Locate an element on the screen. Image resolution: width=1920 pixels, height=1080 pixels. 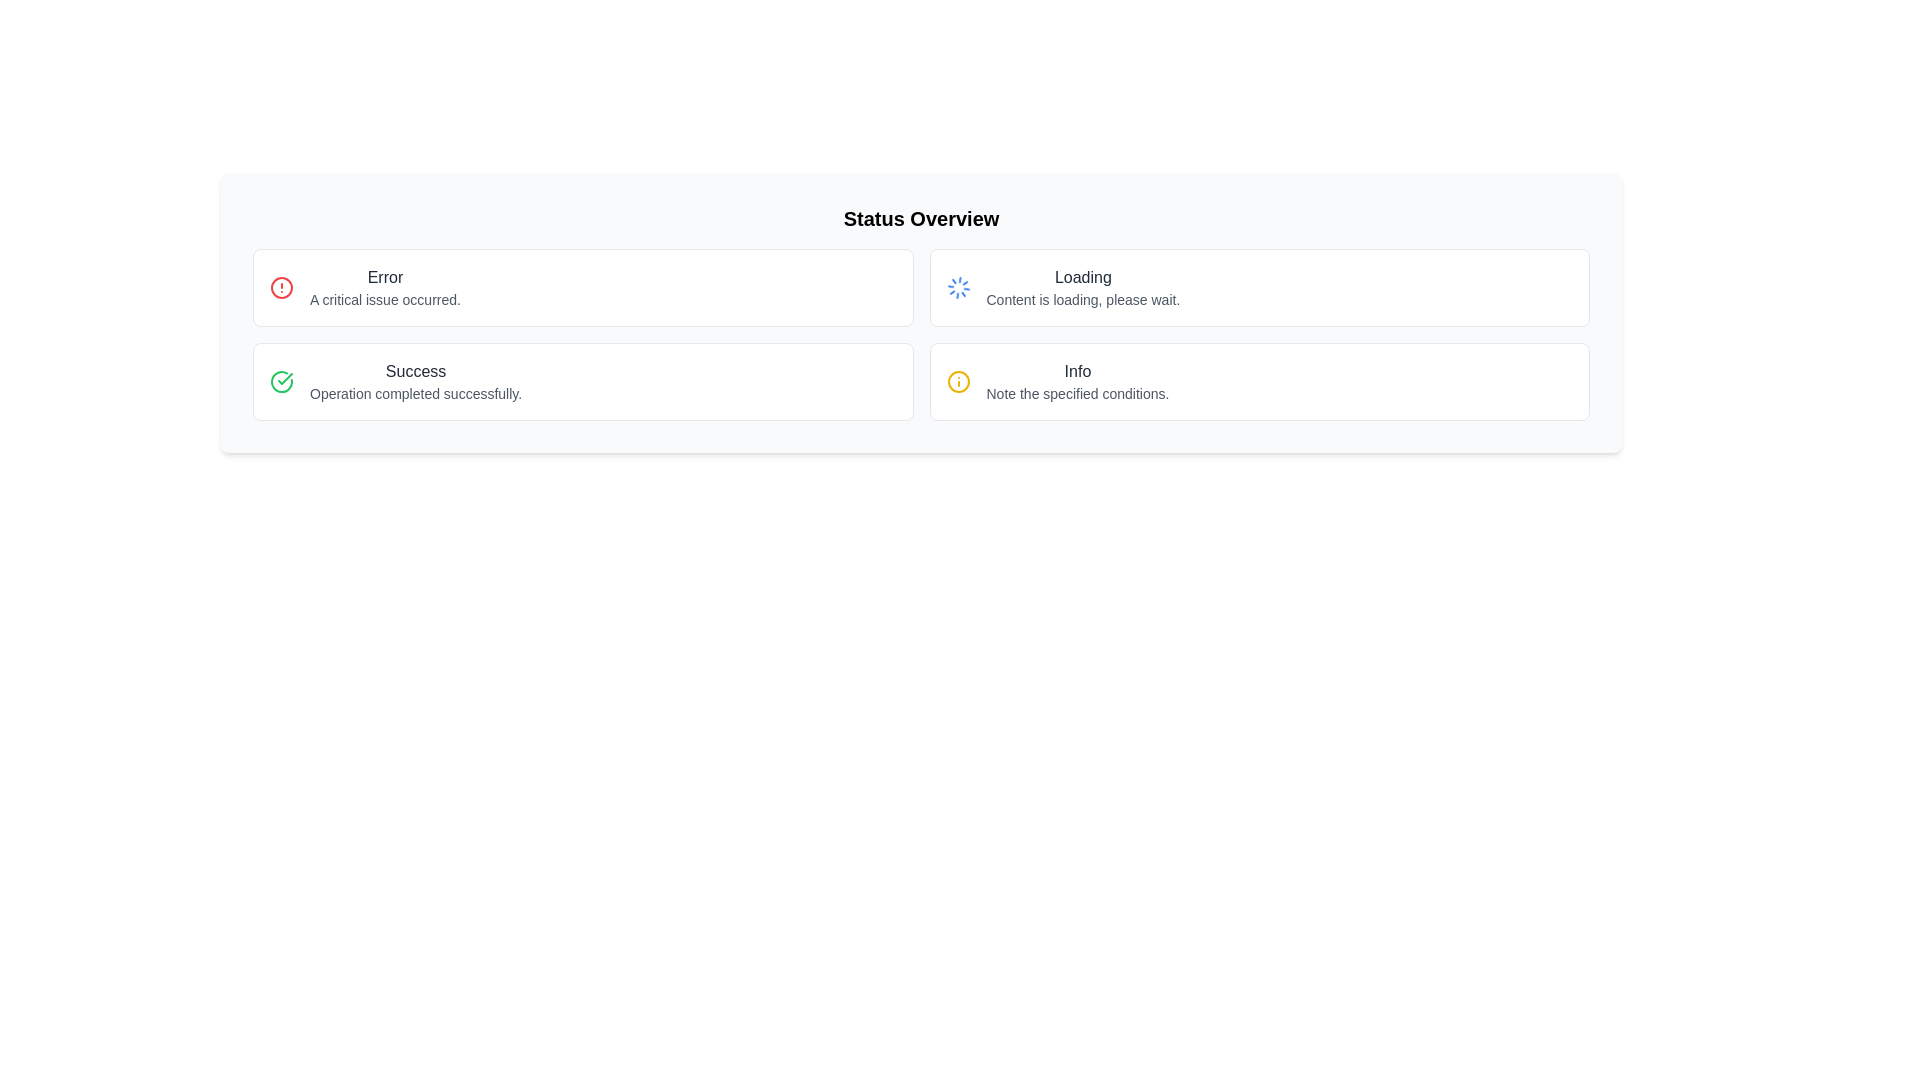
the text label that reads 'Content is loading, please wait.' located beneath the 'Loading' title and spinner icon in the upper right section of the interface is located at coordinates (1082, 300).